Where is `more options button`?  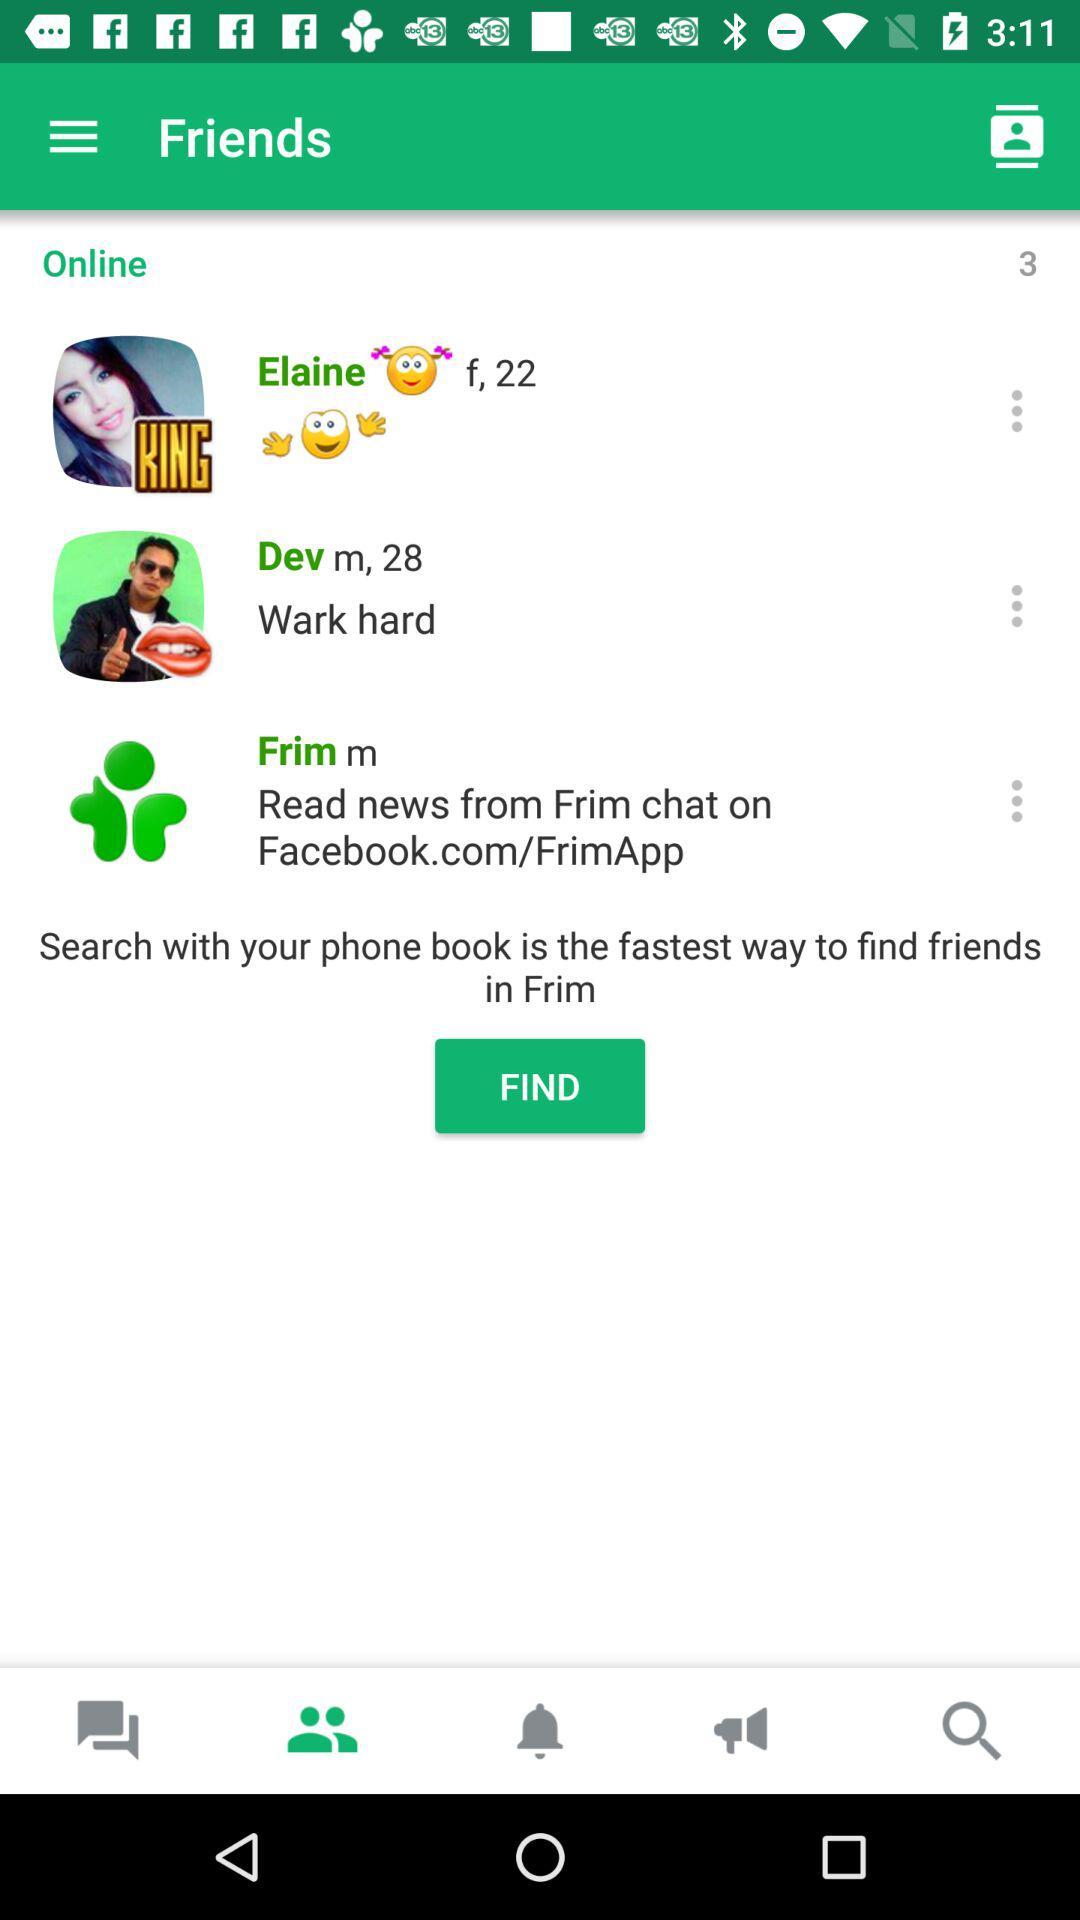
more options button is located at coordinates (1017, 801).